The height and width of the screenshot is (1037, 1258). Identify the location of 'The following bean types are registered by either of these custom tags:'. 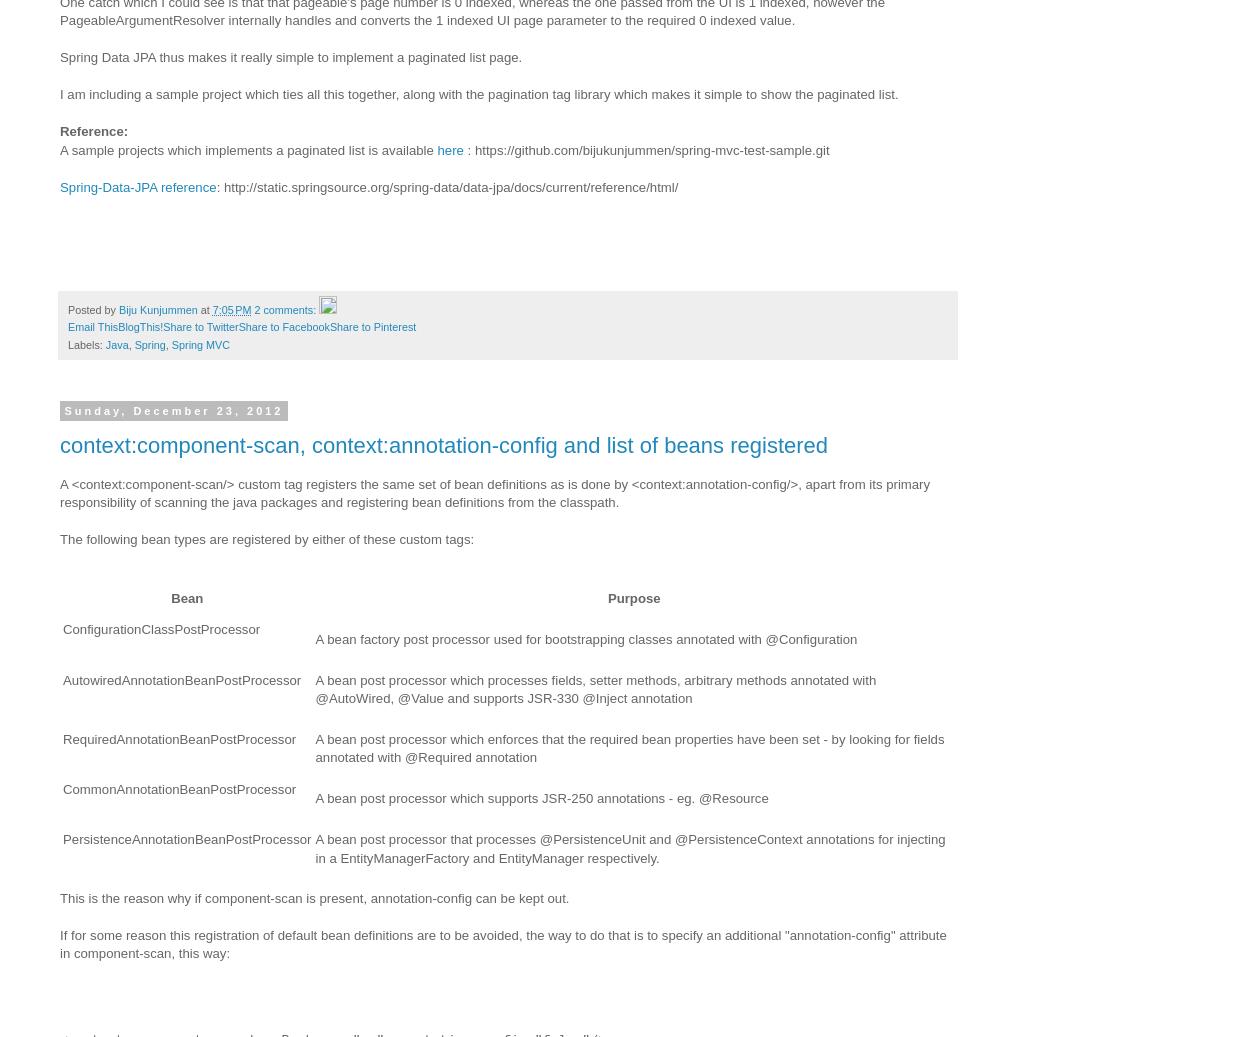
(266, 539).